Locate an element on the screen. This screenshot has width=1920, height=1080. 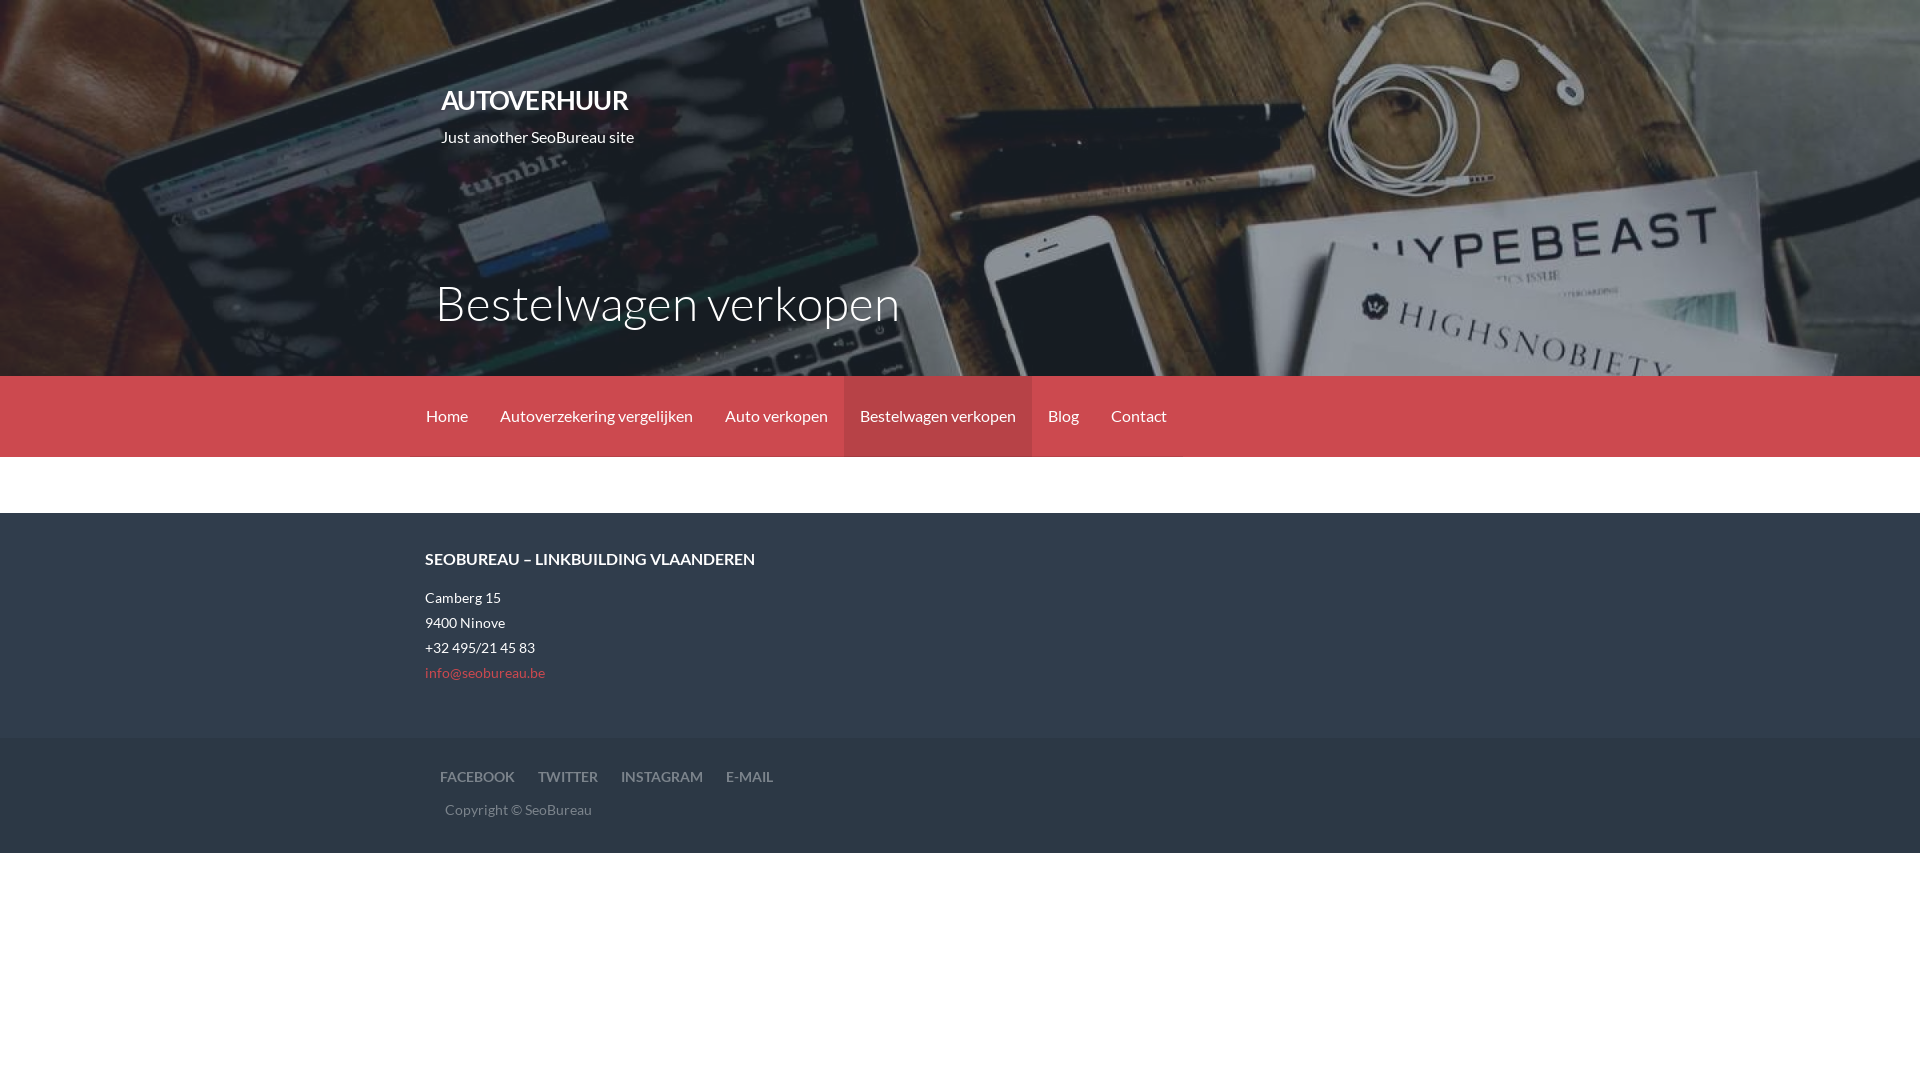
'Blog' is located at coordinates (1062, 415).